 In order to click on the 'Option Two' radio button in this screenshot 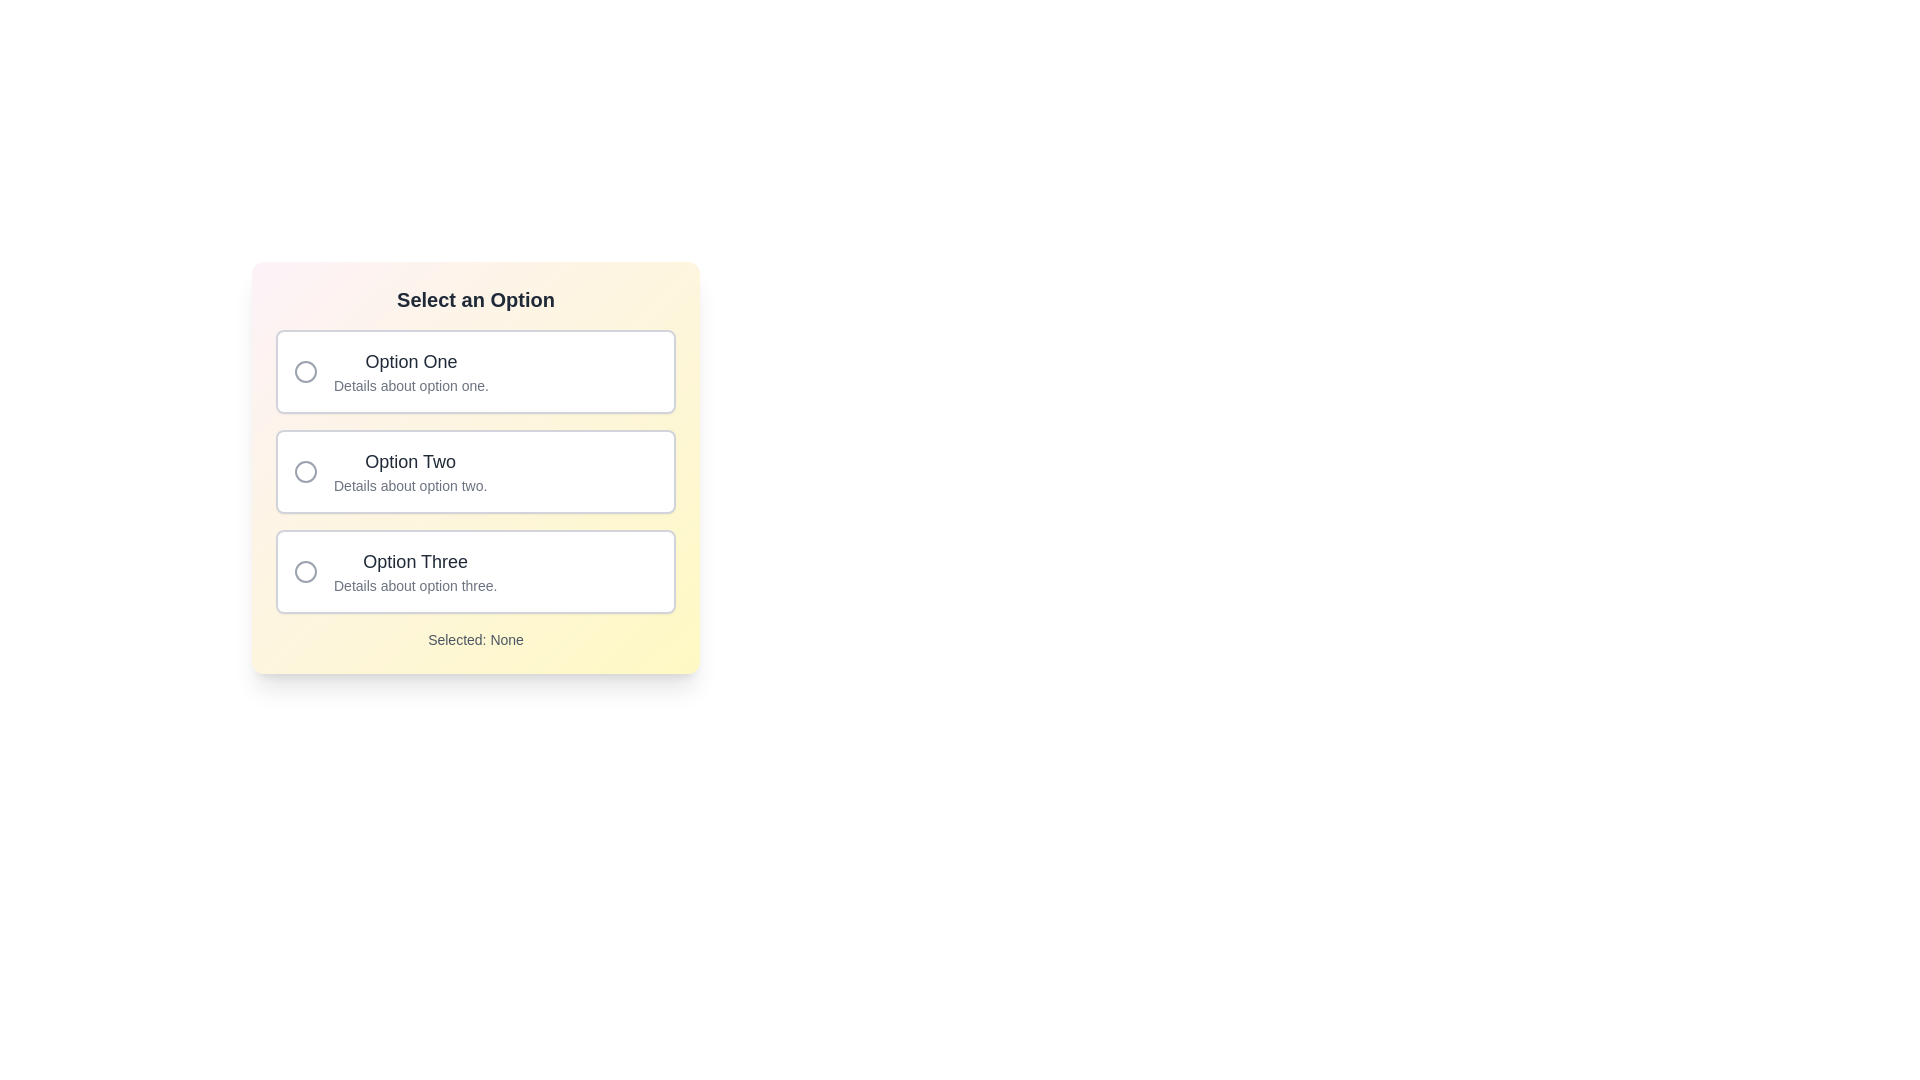, I will do `click(305, 471)`.